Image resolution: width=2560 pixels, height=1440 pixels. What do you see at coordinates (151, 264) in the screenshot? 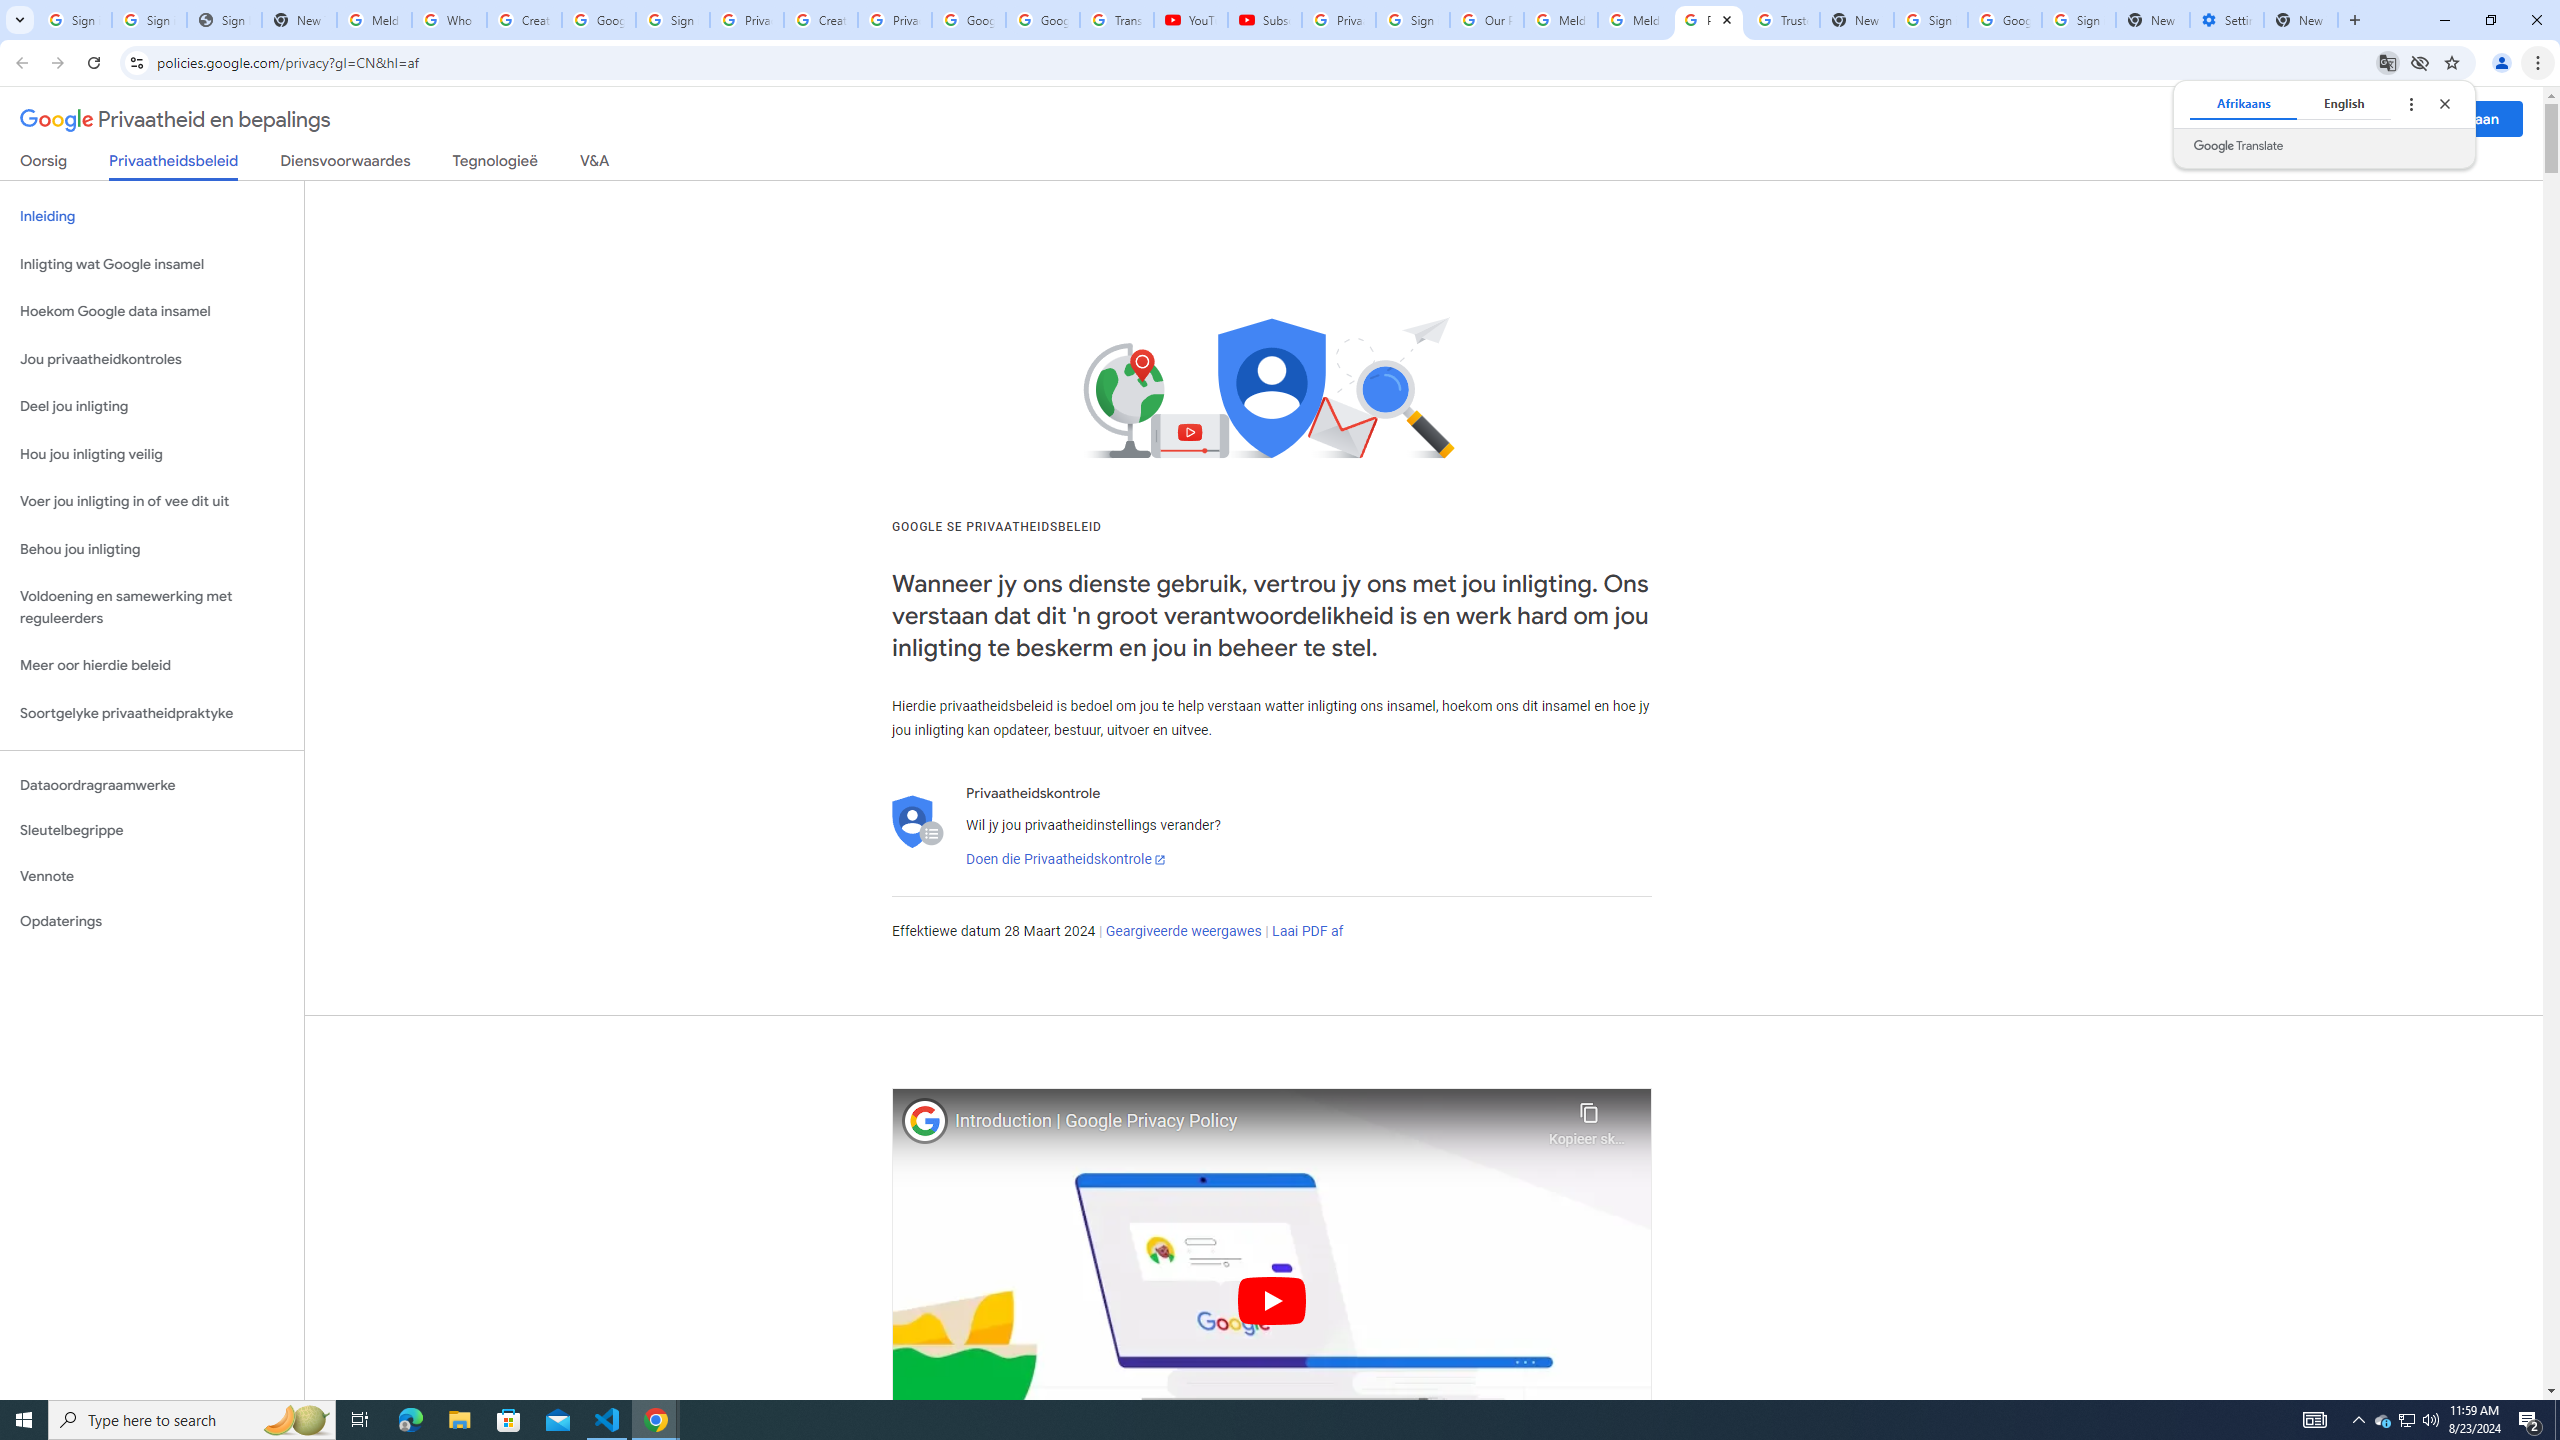
I see `'Inligting wat Google insamel'` at bounding box center [151, 264].